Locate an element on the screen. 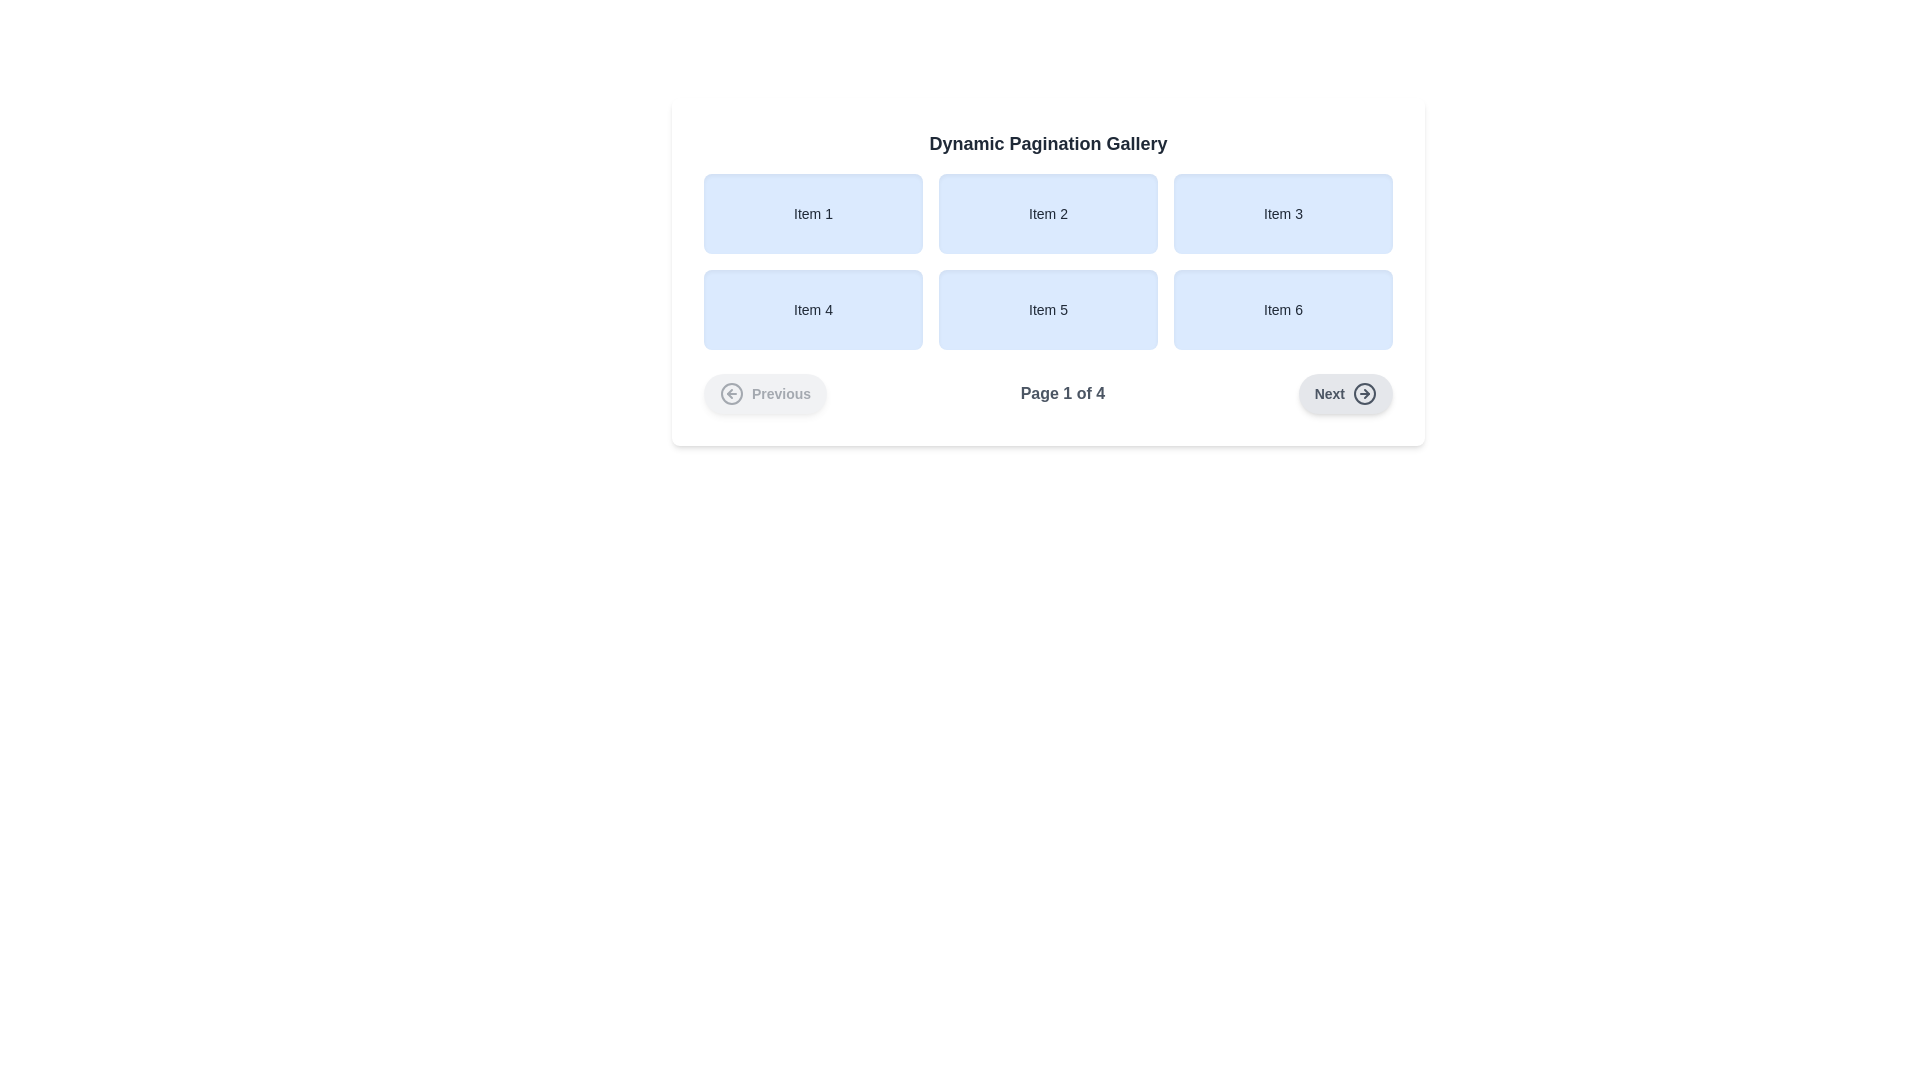  the static display box labeled 'Item 6' with a light blue background, located in the bottom-right corner of the grid layout is located at coordinates (1283, 309).